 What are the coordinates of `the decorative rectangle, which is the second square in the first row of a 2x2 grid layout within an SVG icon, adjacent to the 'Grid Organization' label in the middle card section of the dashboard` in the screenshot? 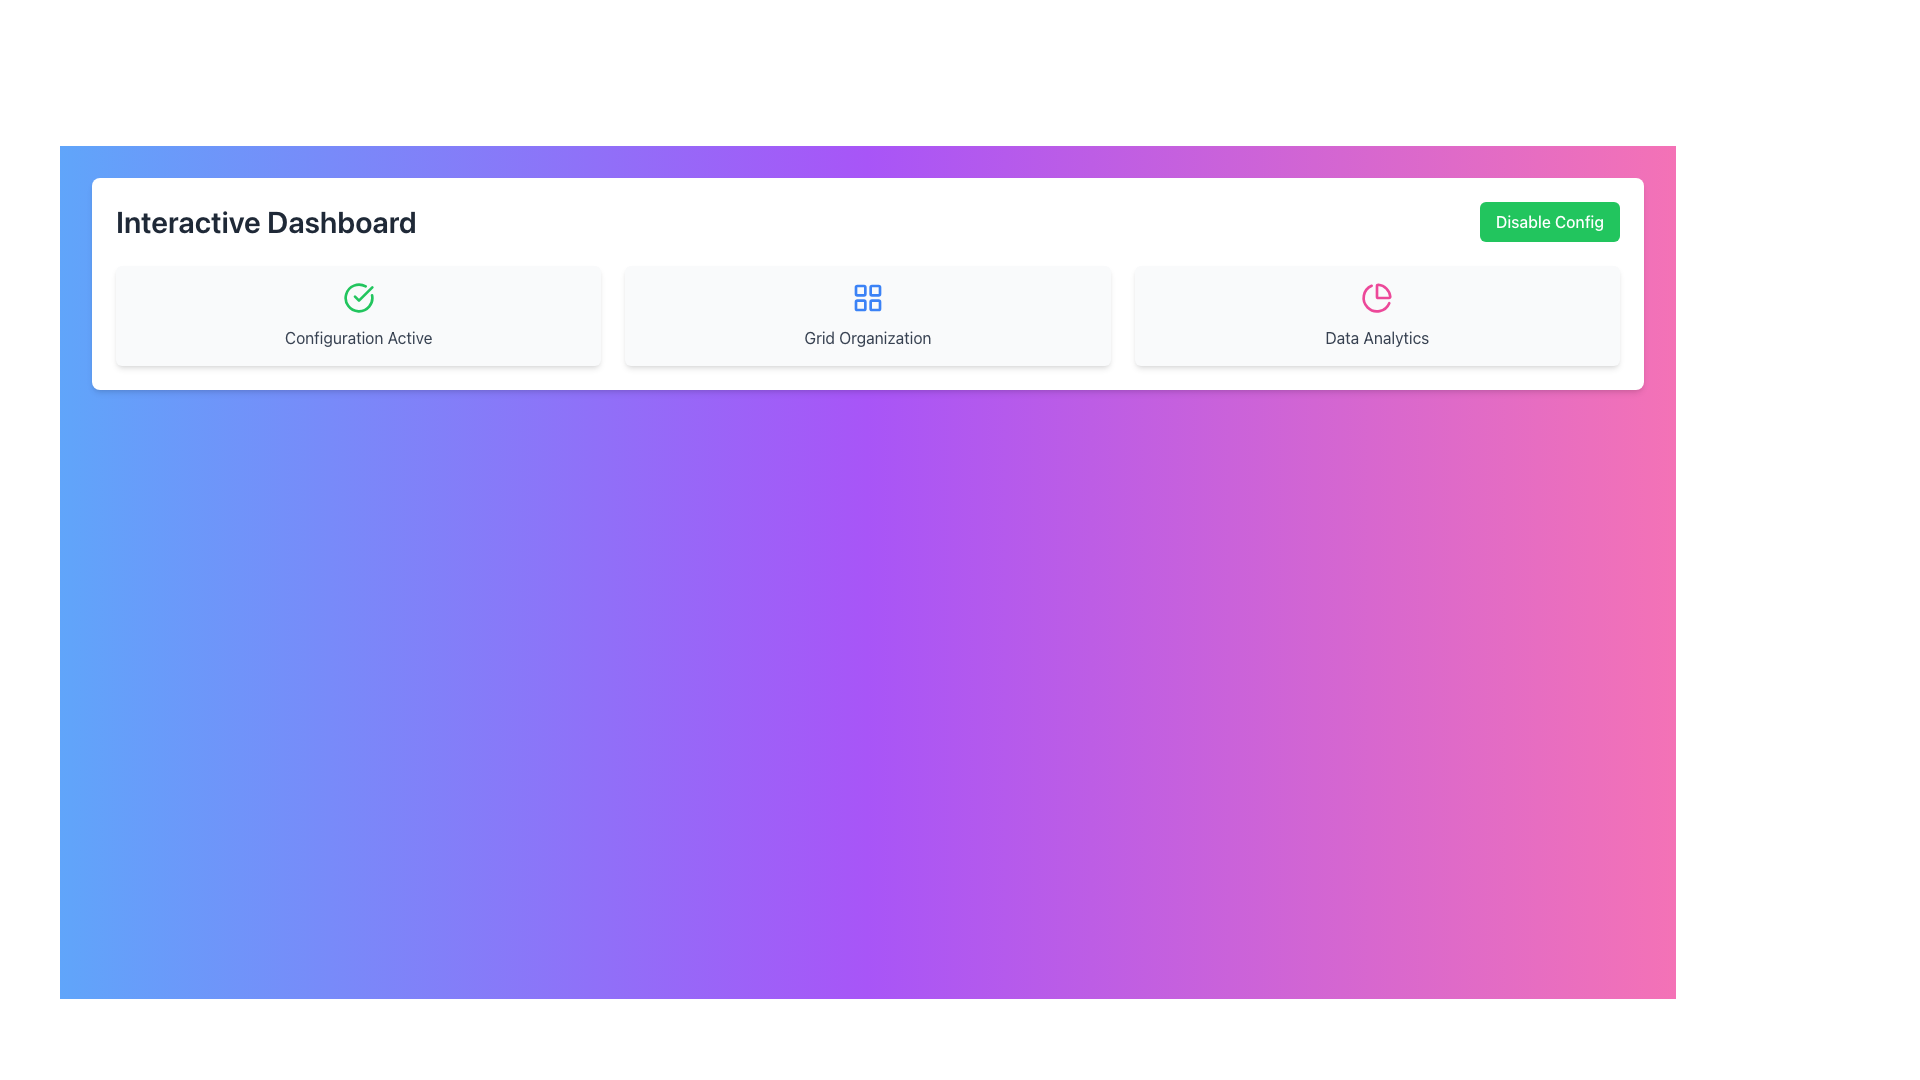 It's located at (875, 290).